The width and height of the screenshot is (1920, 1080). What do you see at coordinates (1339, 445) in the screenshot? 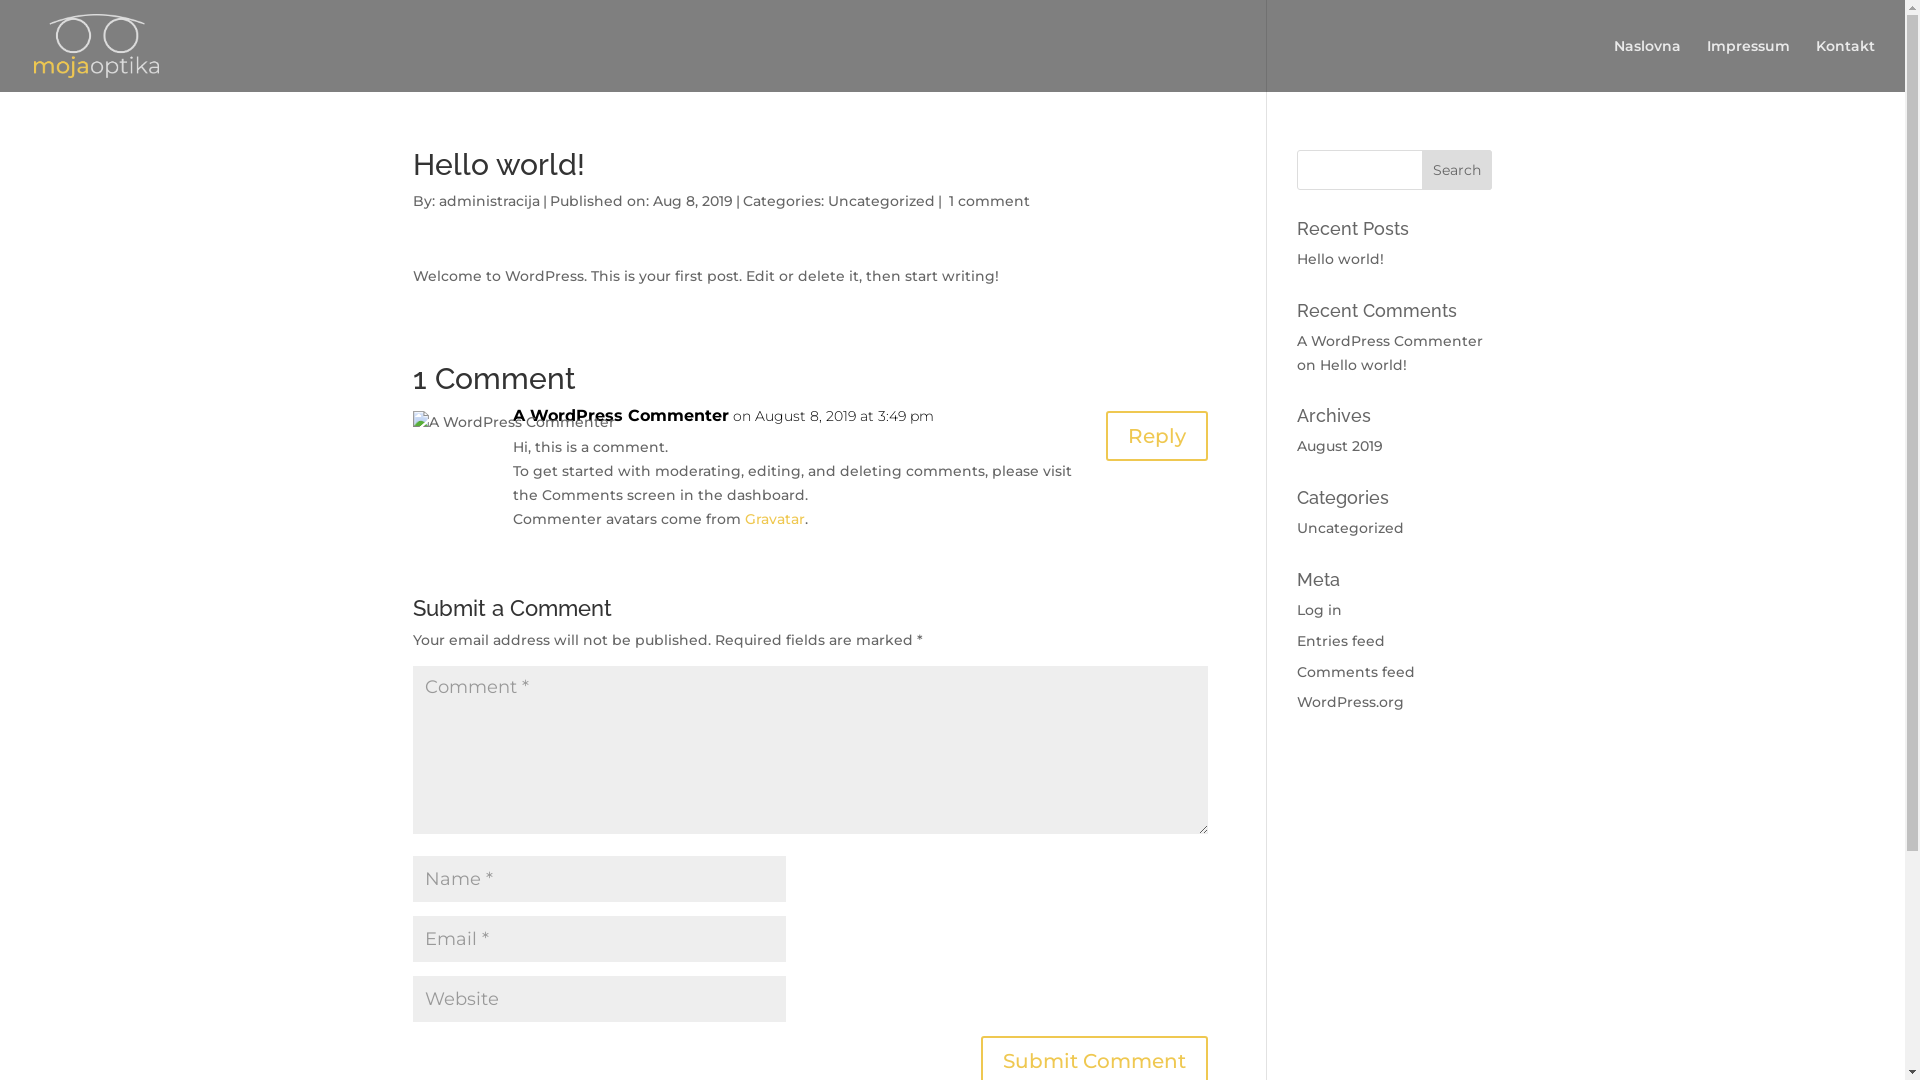
I see `'August 2019'` at bounding box center [1339, 445].